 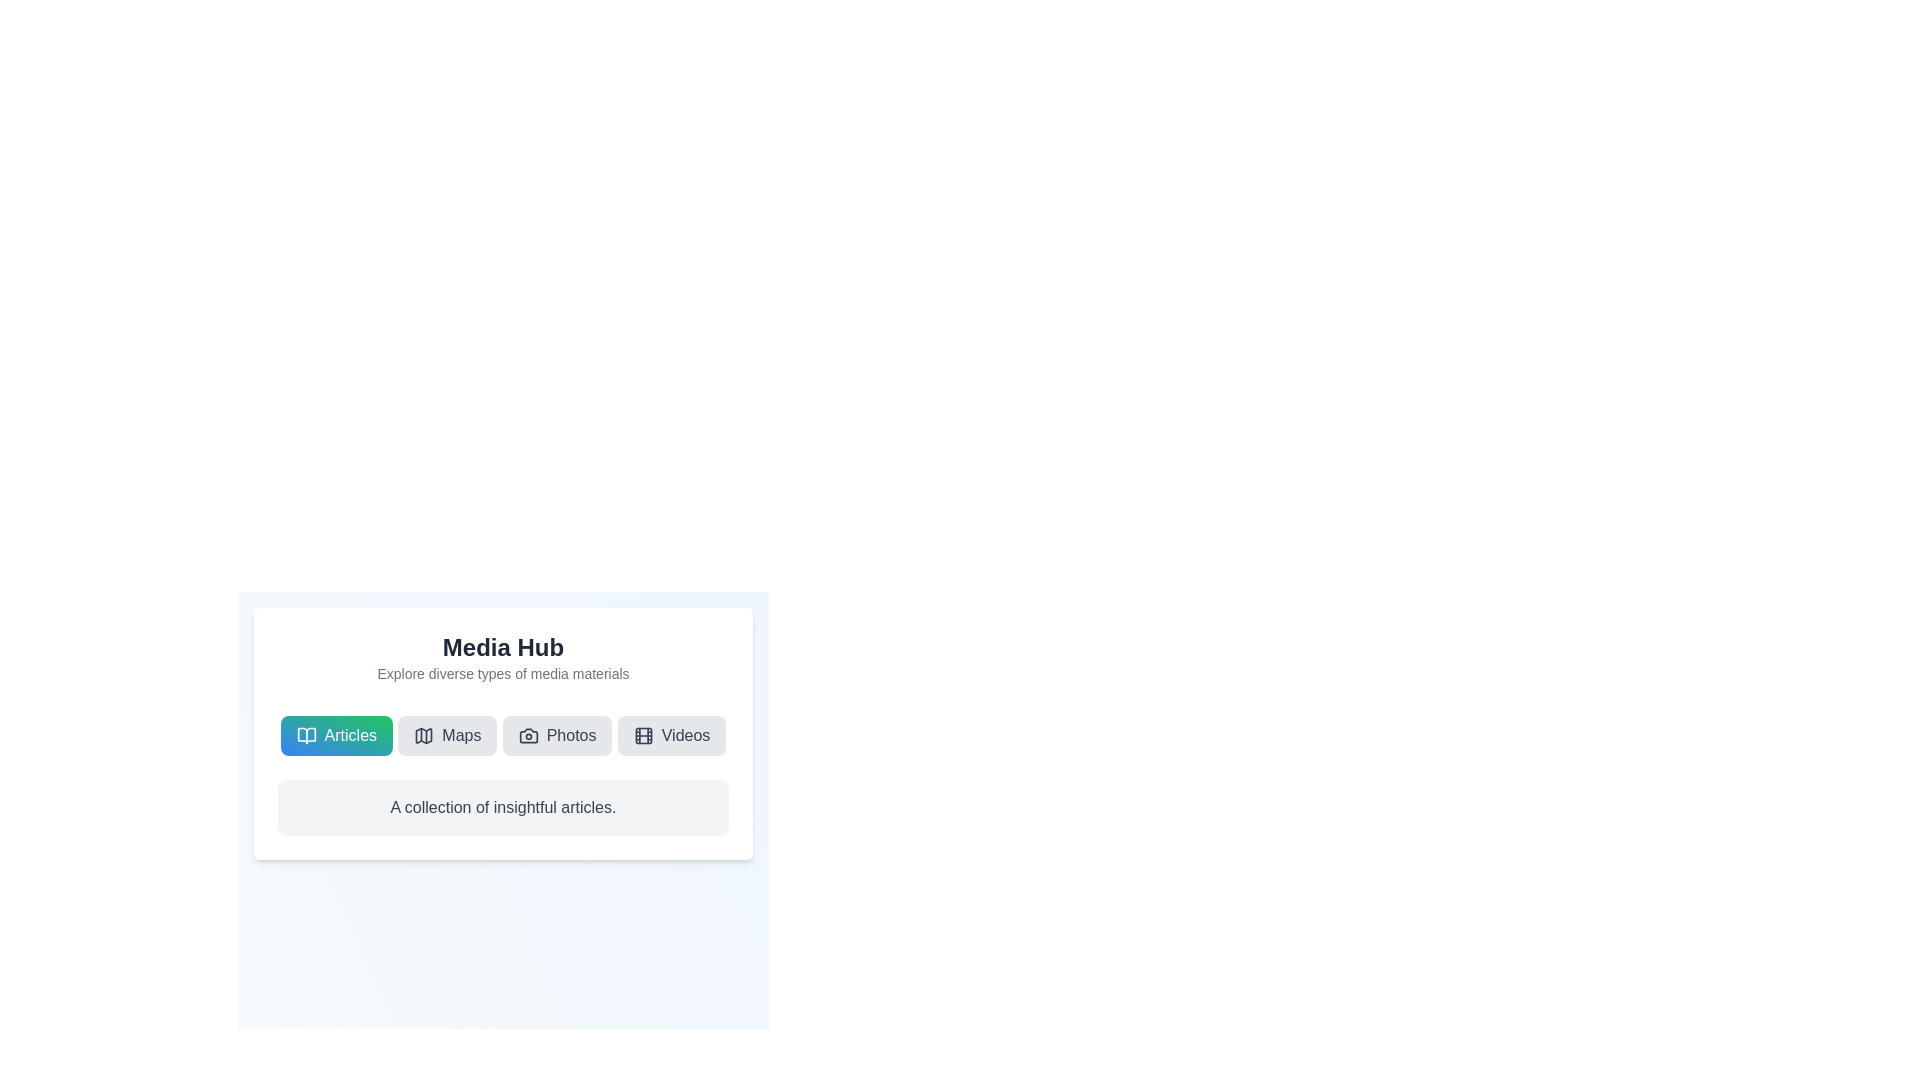 I want to click on descriptive text label located beneath the buttons labeled 'Articles,' 'Maps,' 'Photos,' and 'Videos' in the media hub interface, so click(x=503, y=806).